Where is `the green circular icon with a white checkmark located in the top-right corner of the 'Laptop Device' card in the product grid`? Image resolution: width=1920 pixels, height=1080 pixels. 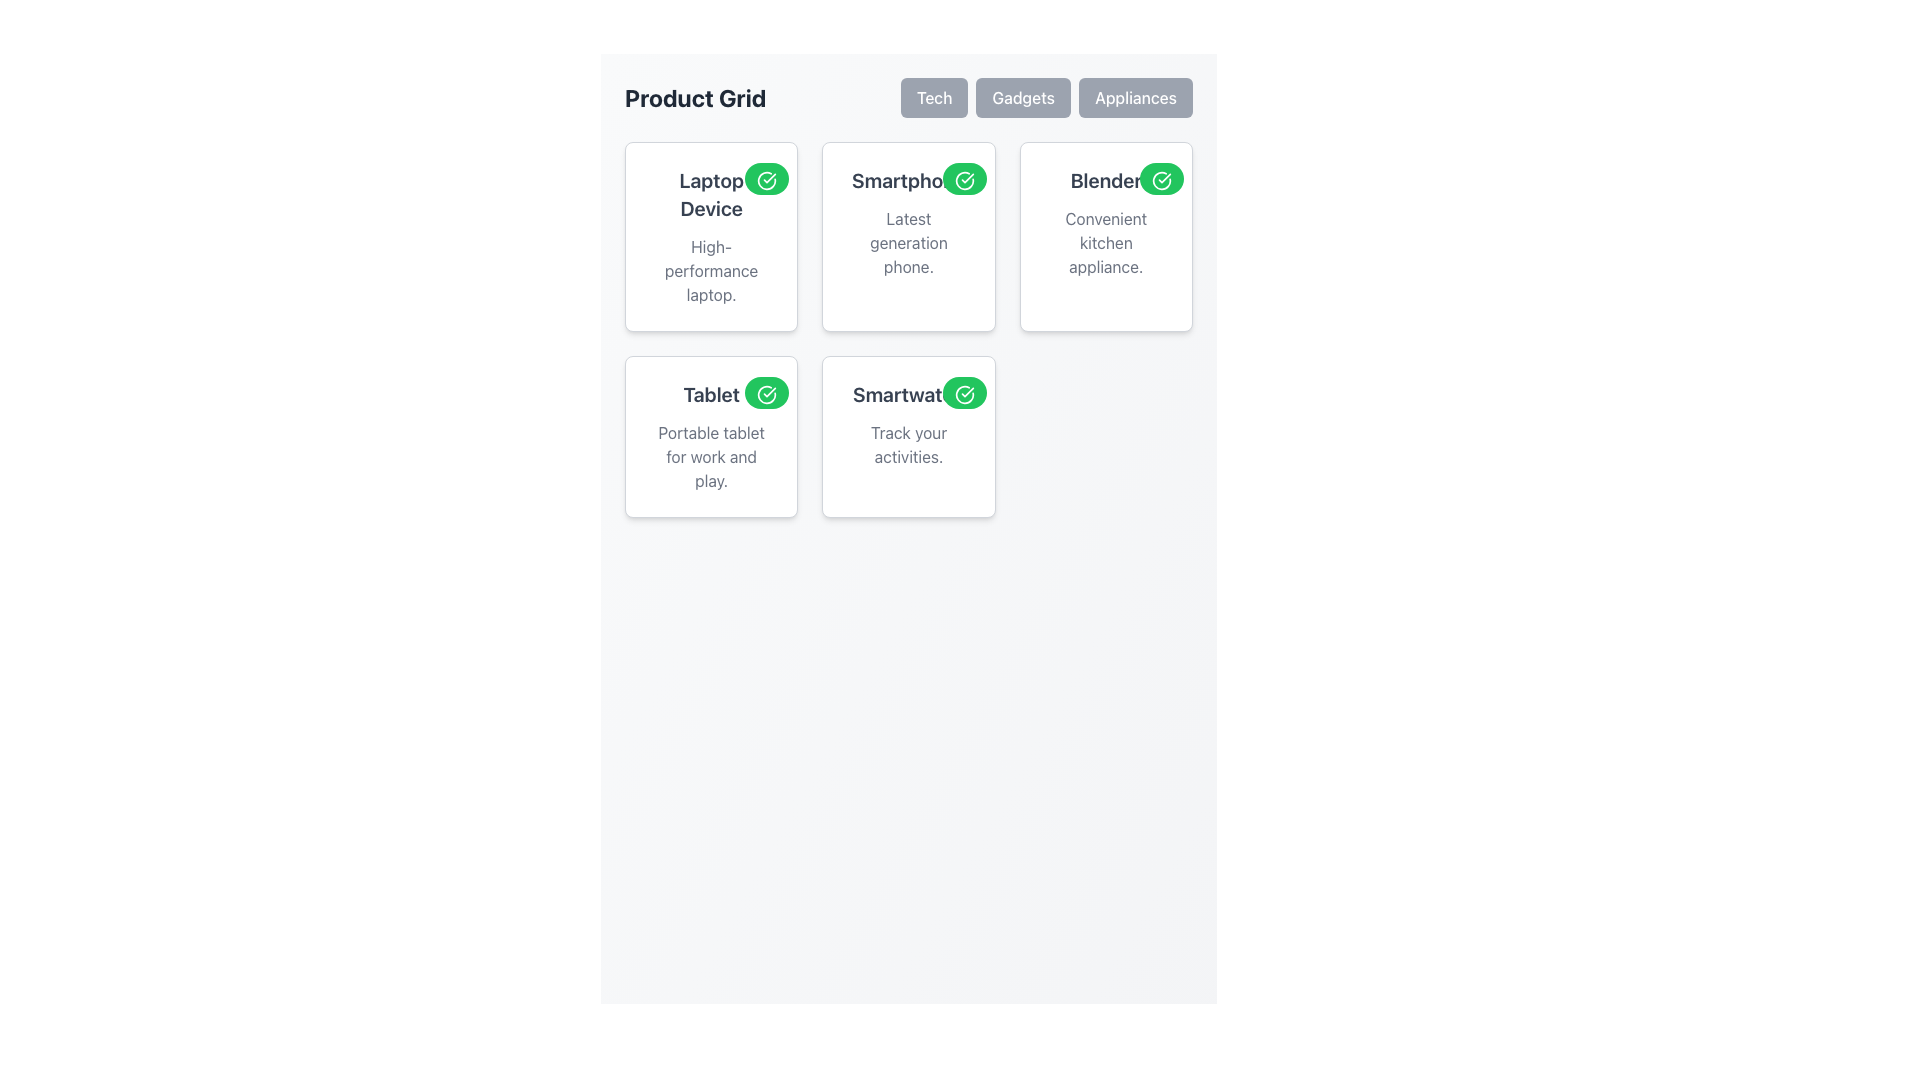
the green circular icon with a white checkmark located in the top-right corner of the 'Laptop Device' card in the product grid is located at coordinates (766, 180).